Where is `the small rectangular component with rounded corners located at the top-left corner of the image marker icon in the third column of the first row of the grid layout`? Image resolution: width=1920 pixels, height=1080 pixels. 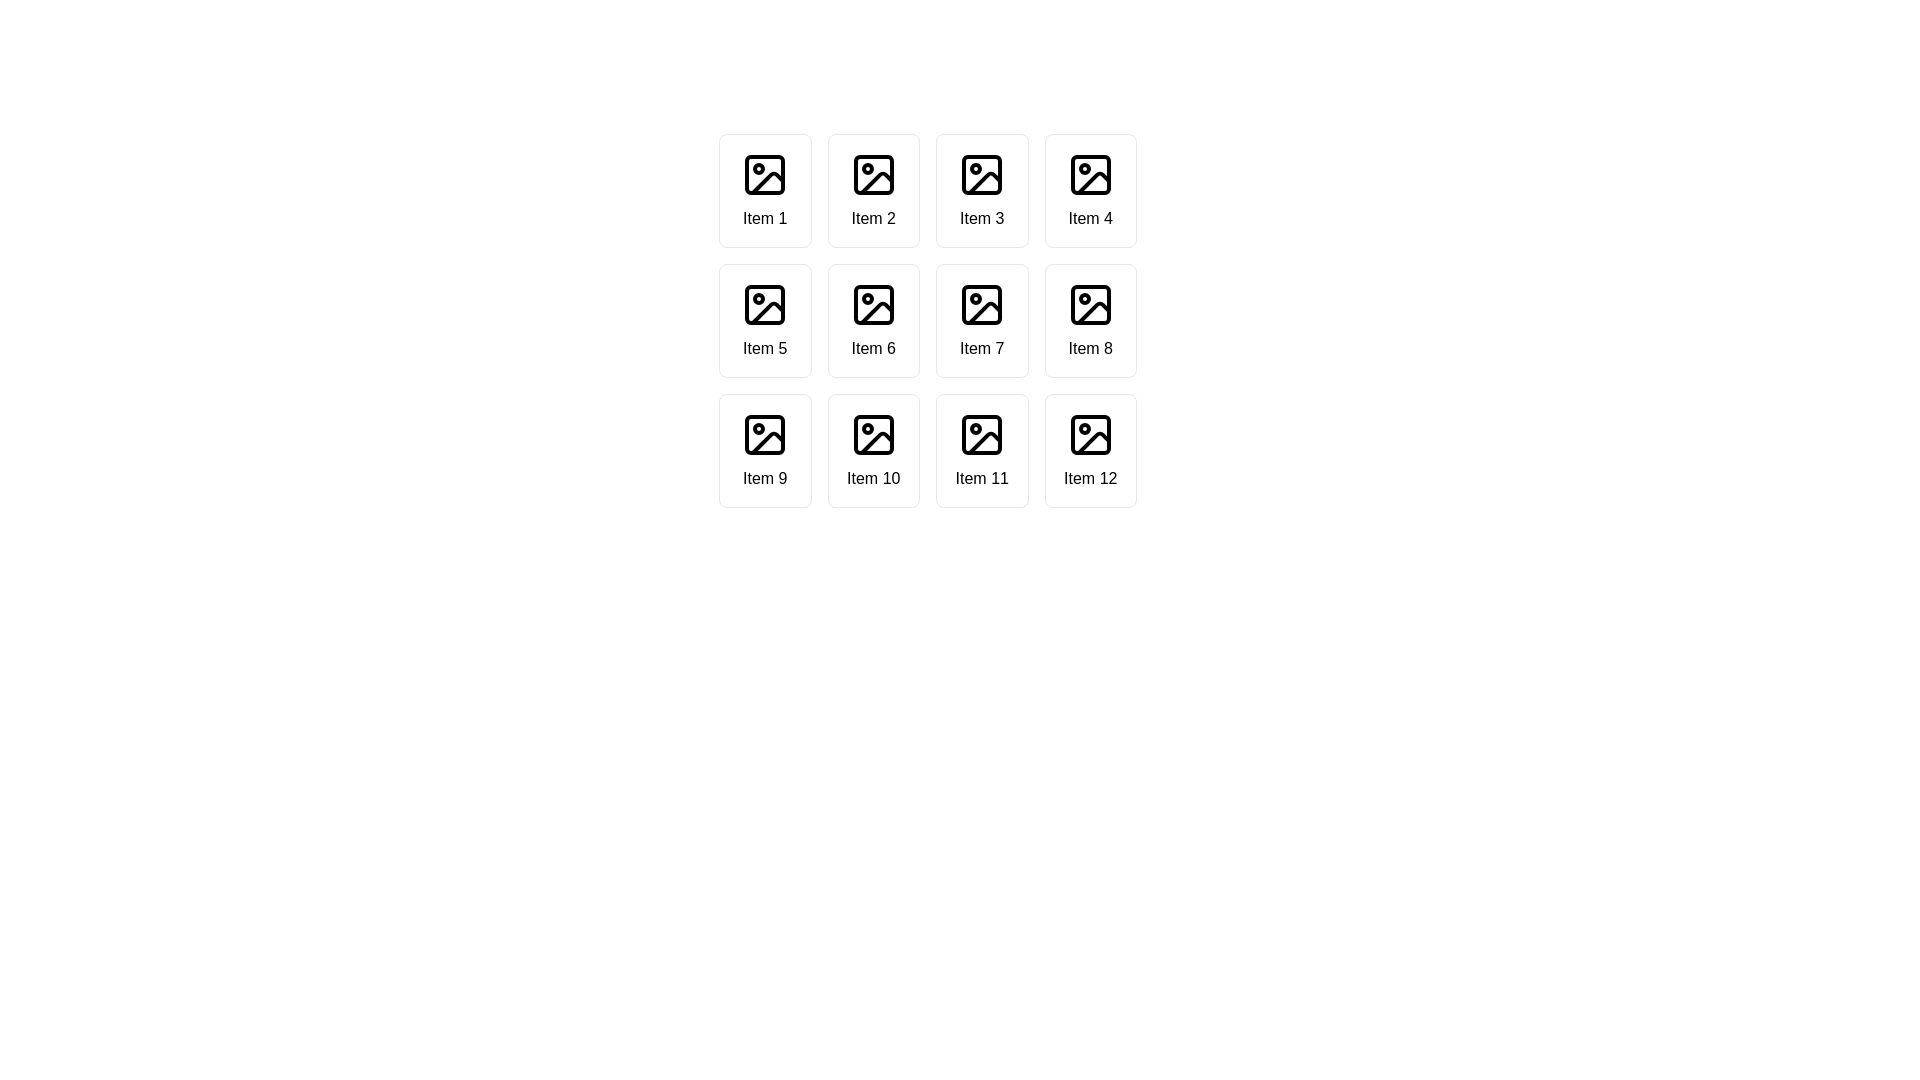
the small rectangular component with rounded corners located at the top-left corner of the image marker icon in the third column of the first row of the grid layout is located at coordinates (982, 173).